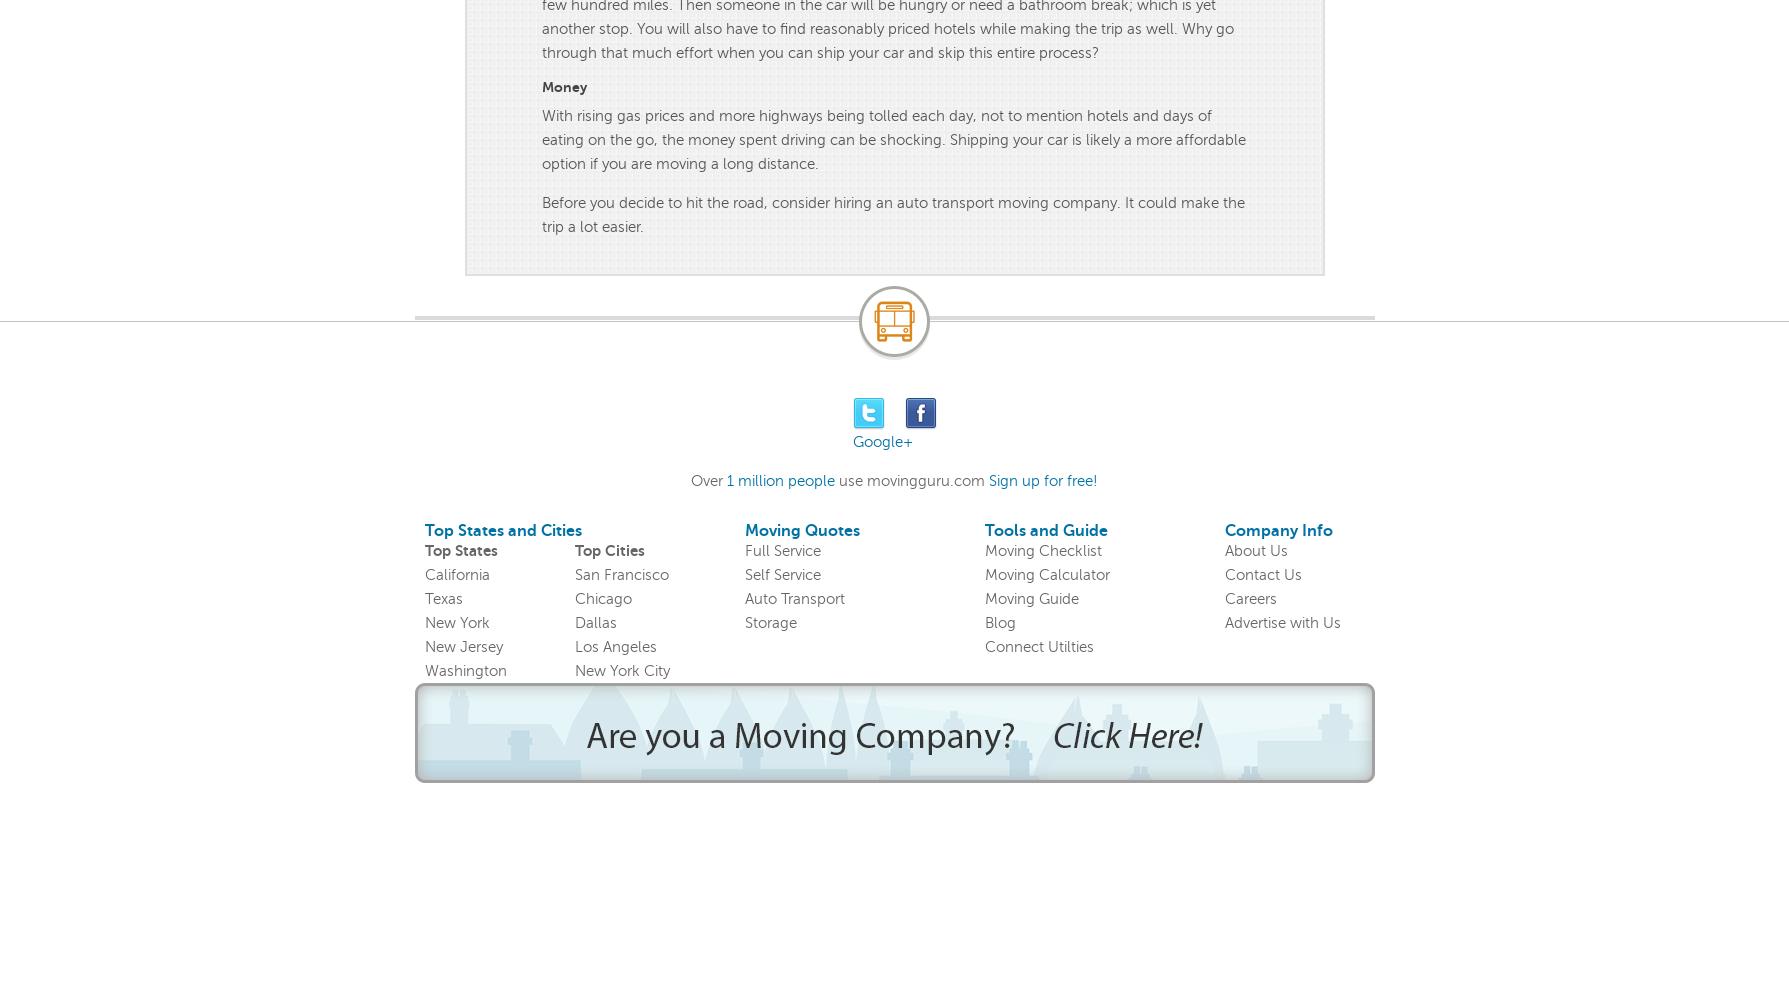 The height and width of the screenshot is (1000, 1789). I want to click on 'Self Service', so click(781, 574).